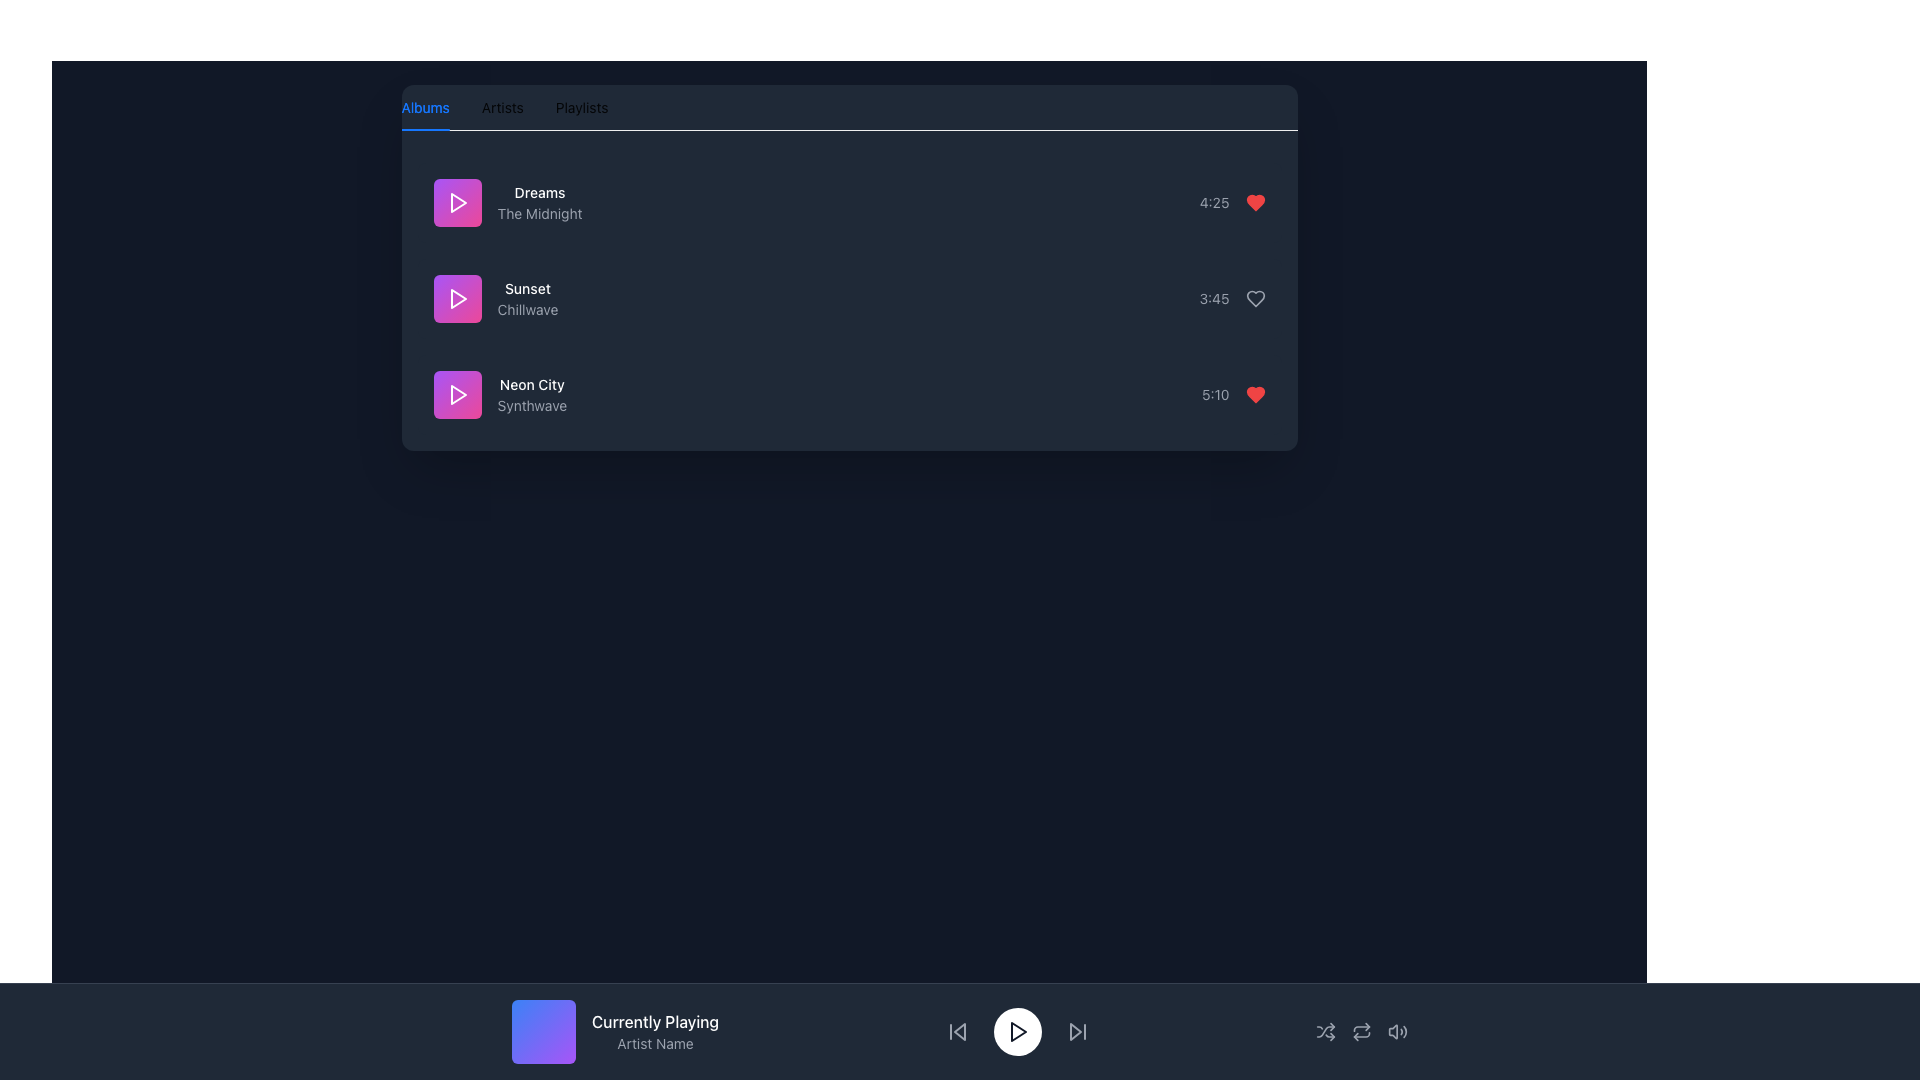  I want to click on the 'Artists' tab button, which is the second option in the horizontal navigation bar, so click(502, 108).